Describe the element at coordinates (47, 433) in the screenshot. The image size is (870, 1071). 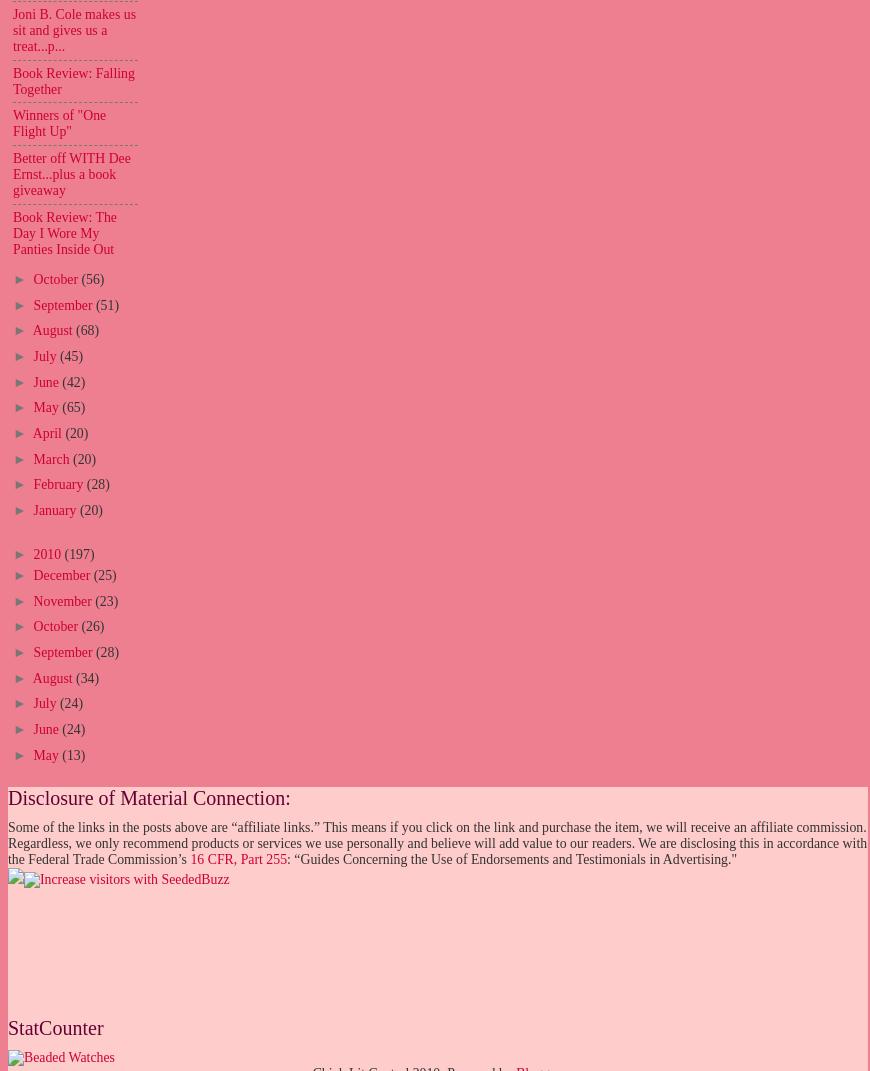
I see `'April'` at that location.